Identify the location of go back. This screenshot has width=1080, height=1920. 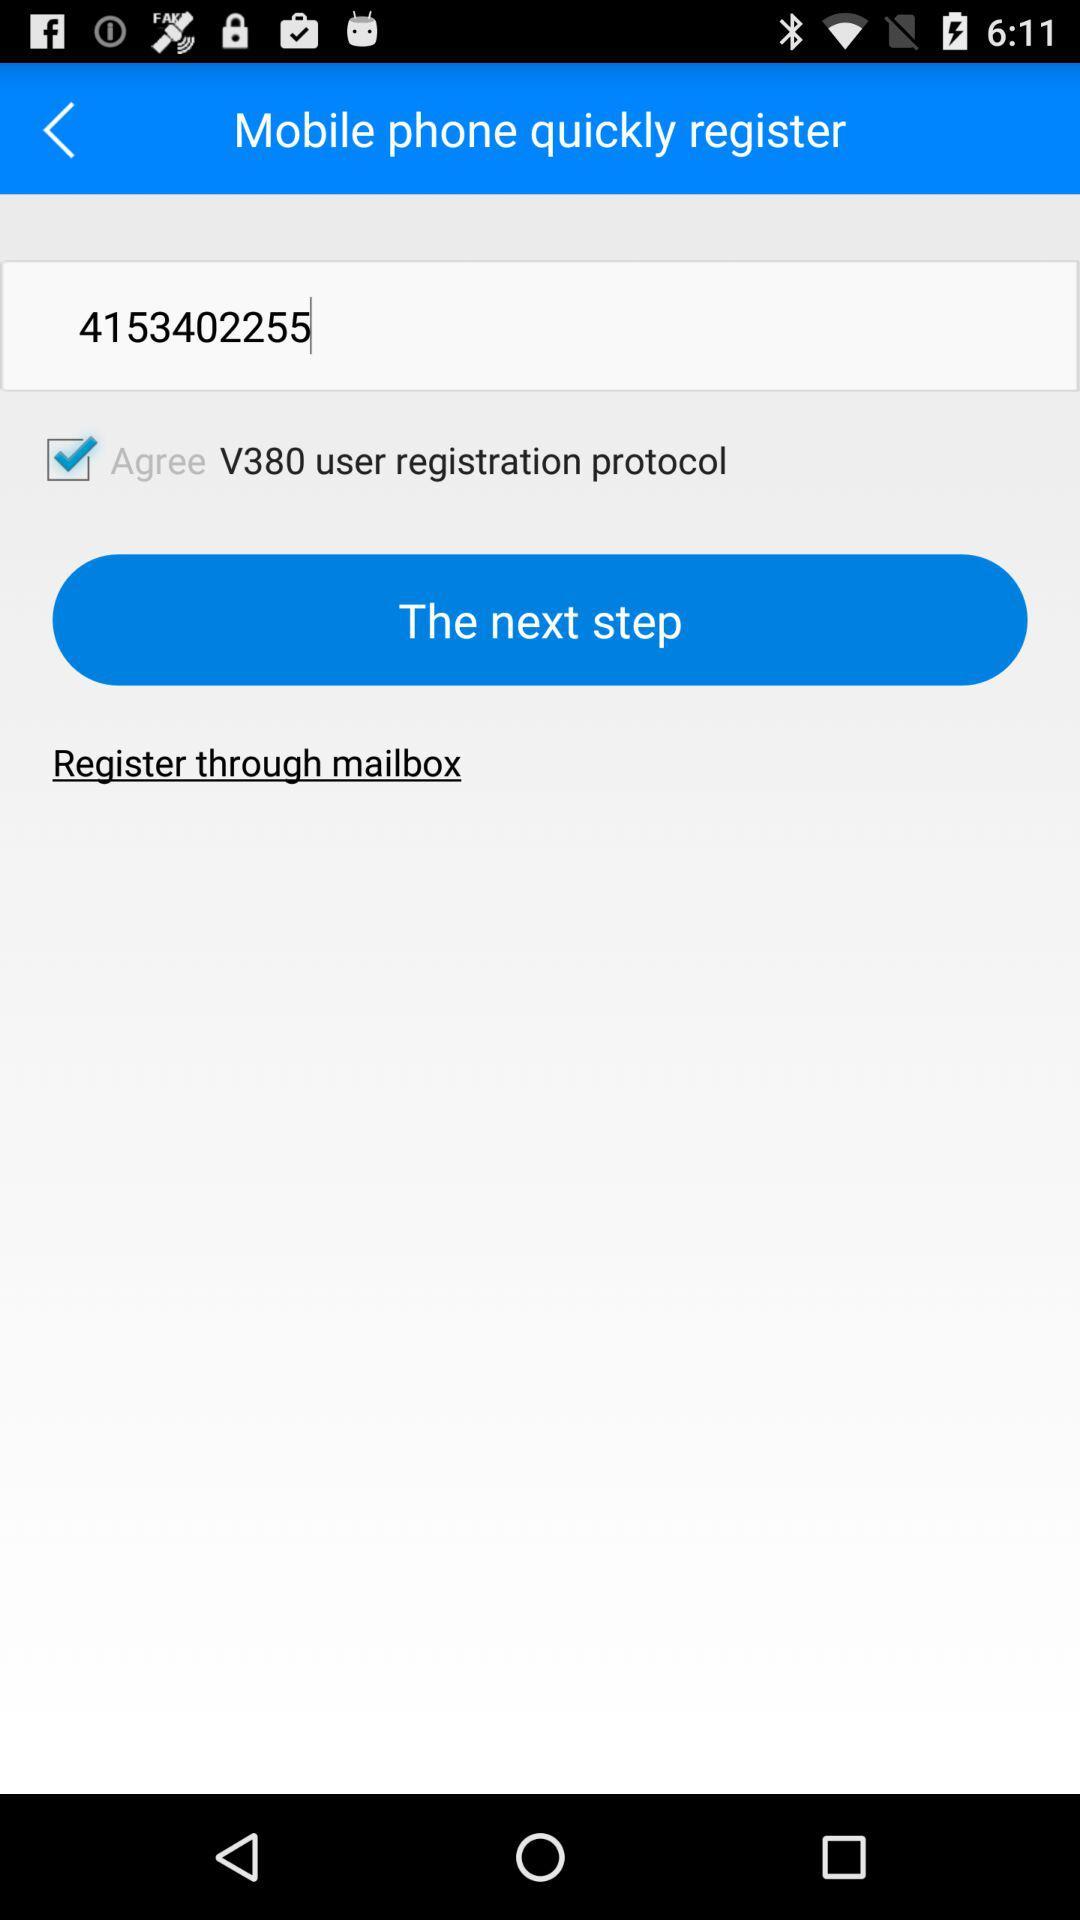
(64, 127).